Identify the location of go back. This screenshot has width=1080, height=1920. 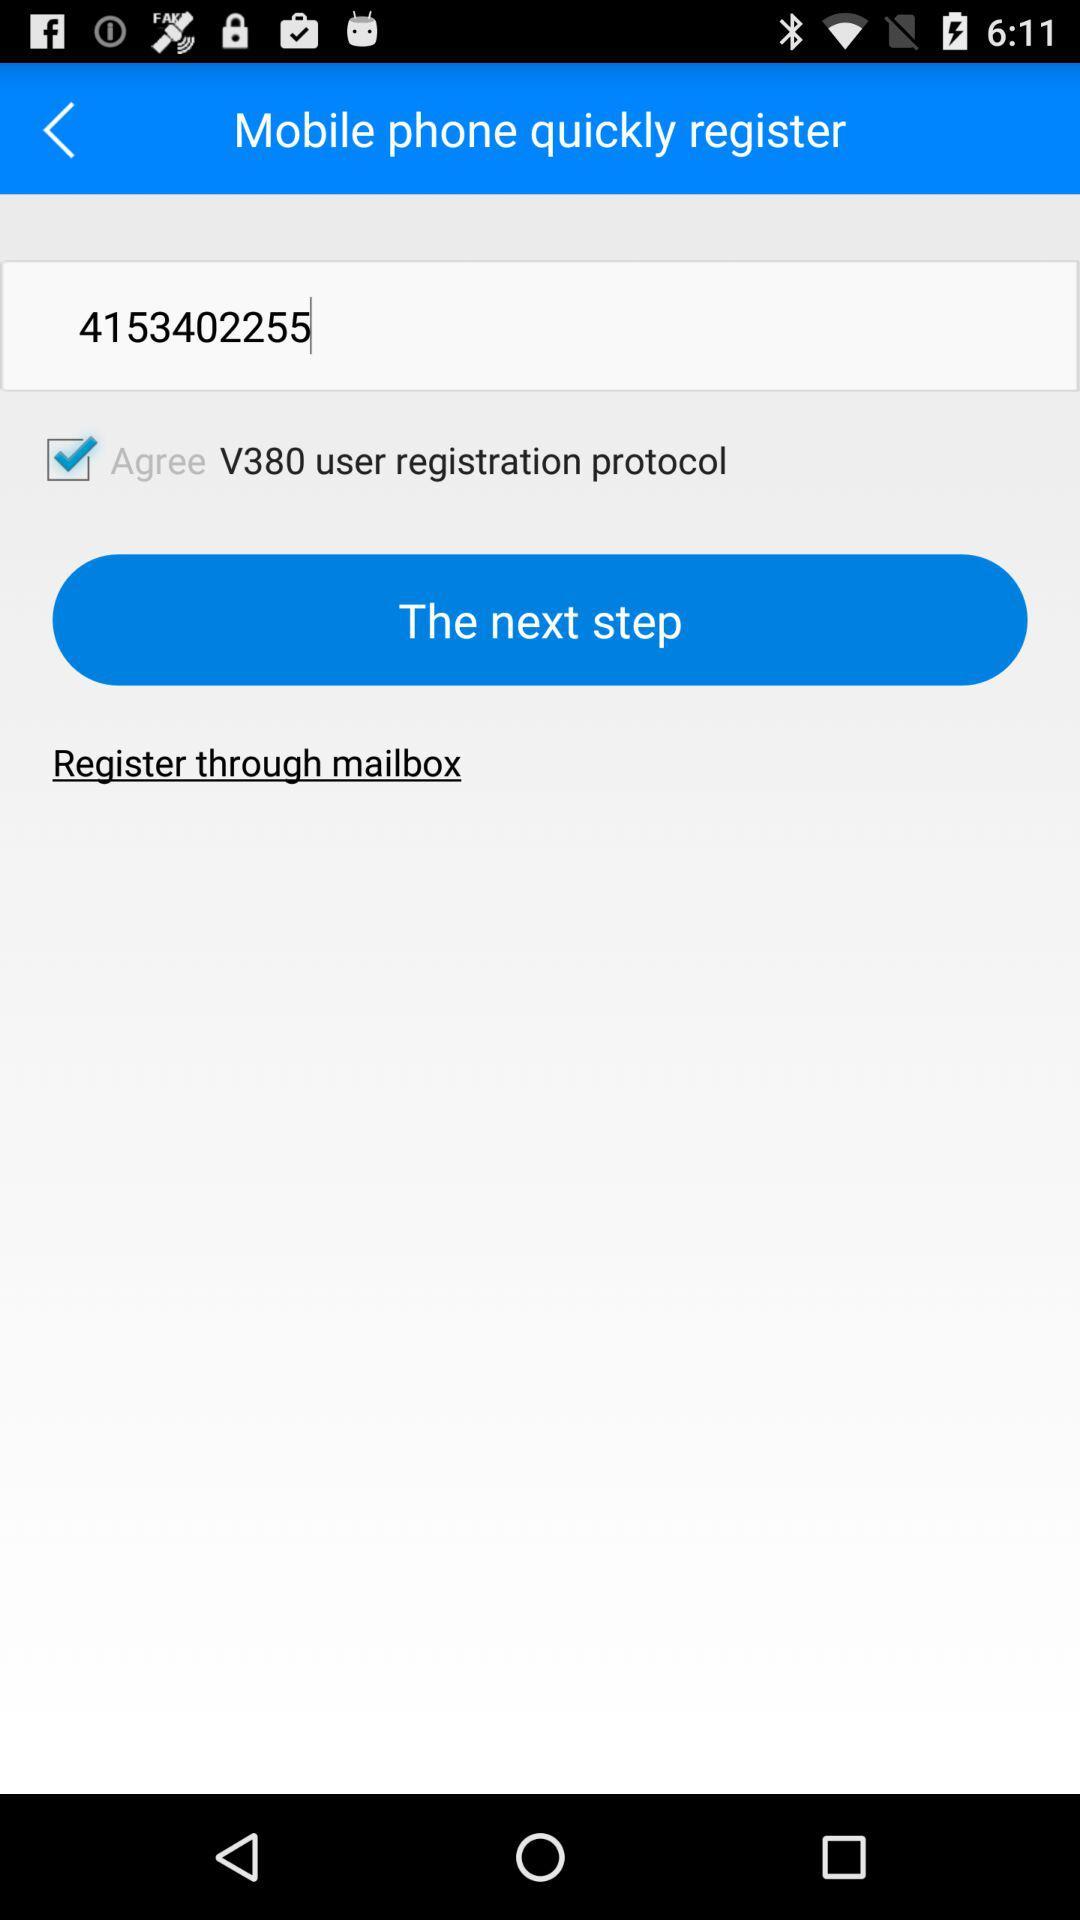
(64, 127).